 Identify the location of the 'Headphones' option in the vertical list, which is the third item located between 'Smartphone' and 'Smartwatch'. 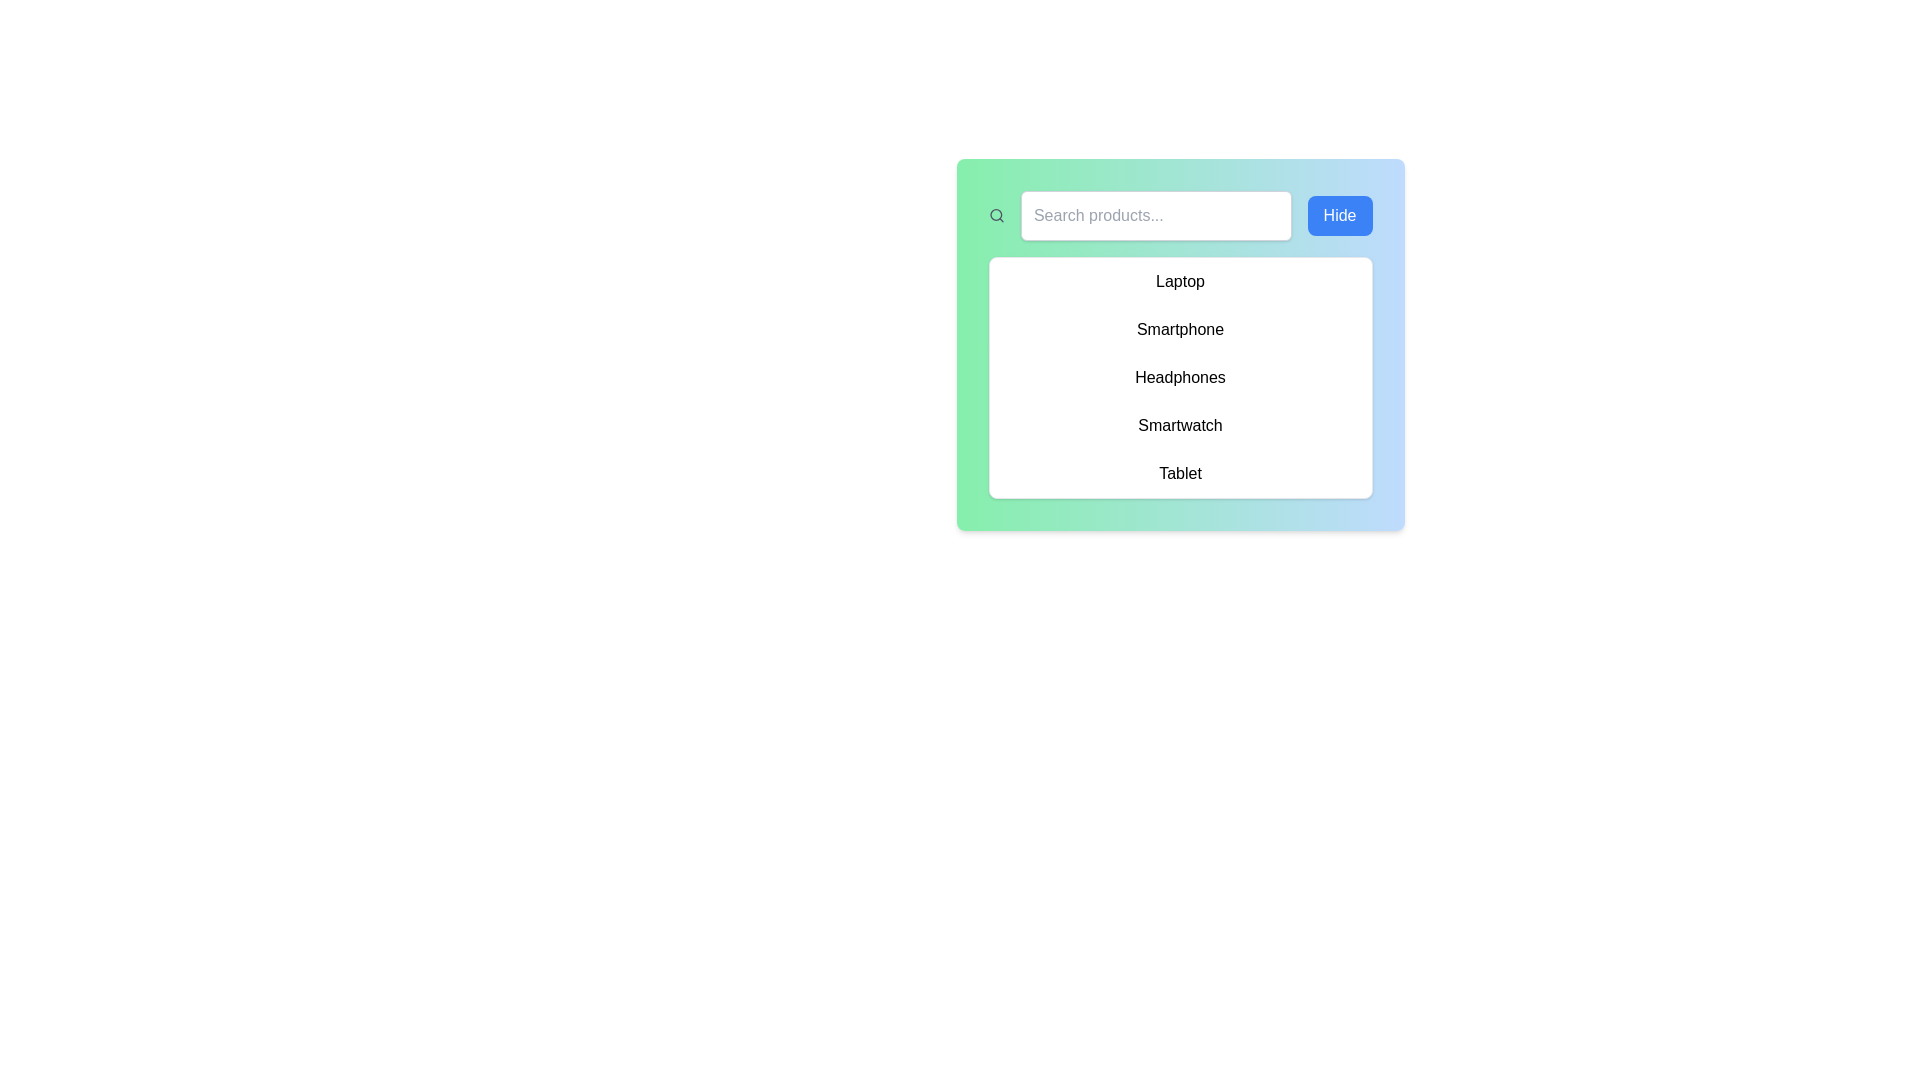
(1180, 378).